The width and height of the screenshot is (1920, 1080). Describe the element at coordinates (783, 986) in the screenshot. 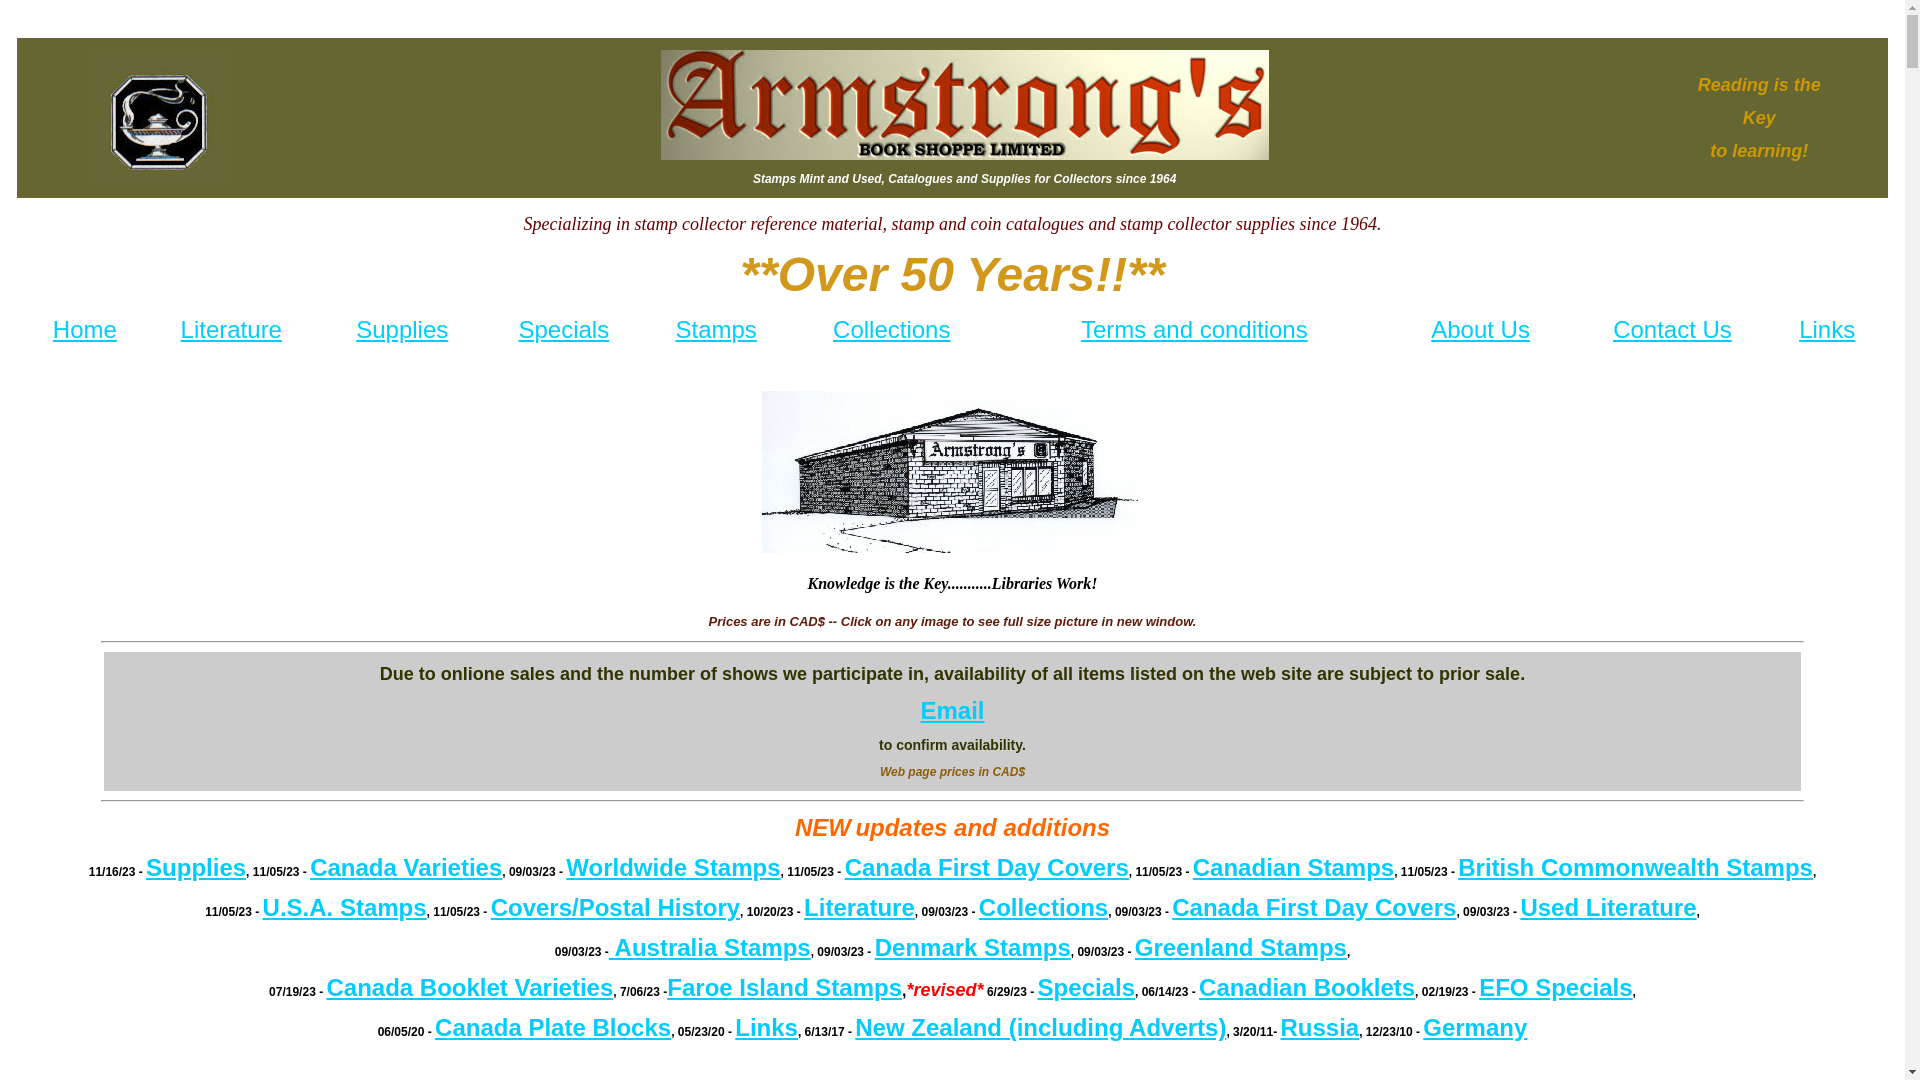

I see `'Faroe Island Stamps'` at that location.